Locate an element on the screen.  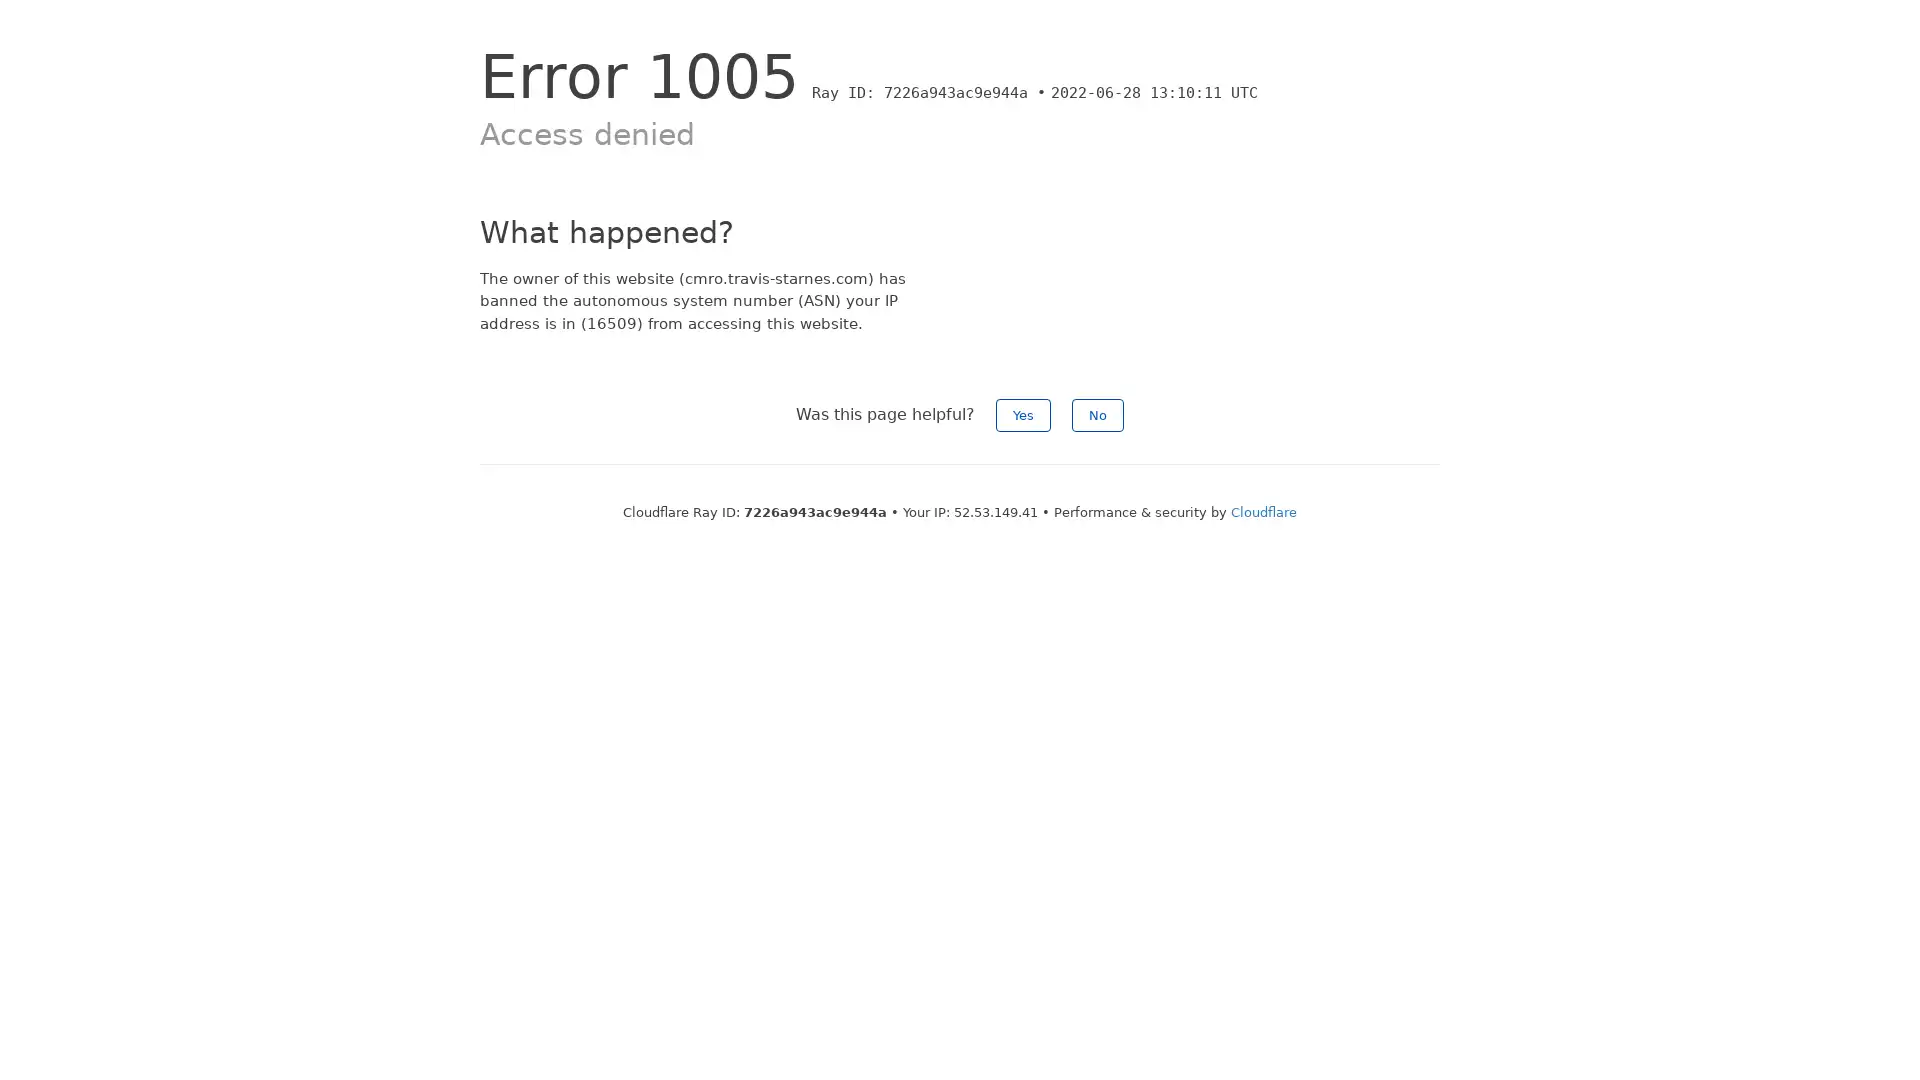
No is located at coordinates (1097, 414).